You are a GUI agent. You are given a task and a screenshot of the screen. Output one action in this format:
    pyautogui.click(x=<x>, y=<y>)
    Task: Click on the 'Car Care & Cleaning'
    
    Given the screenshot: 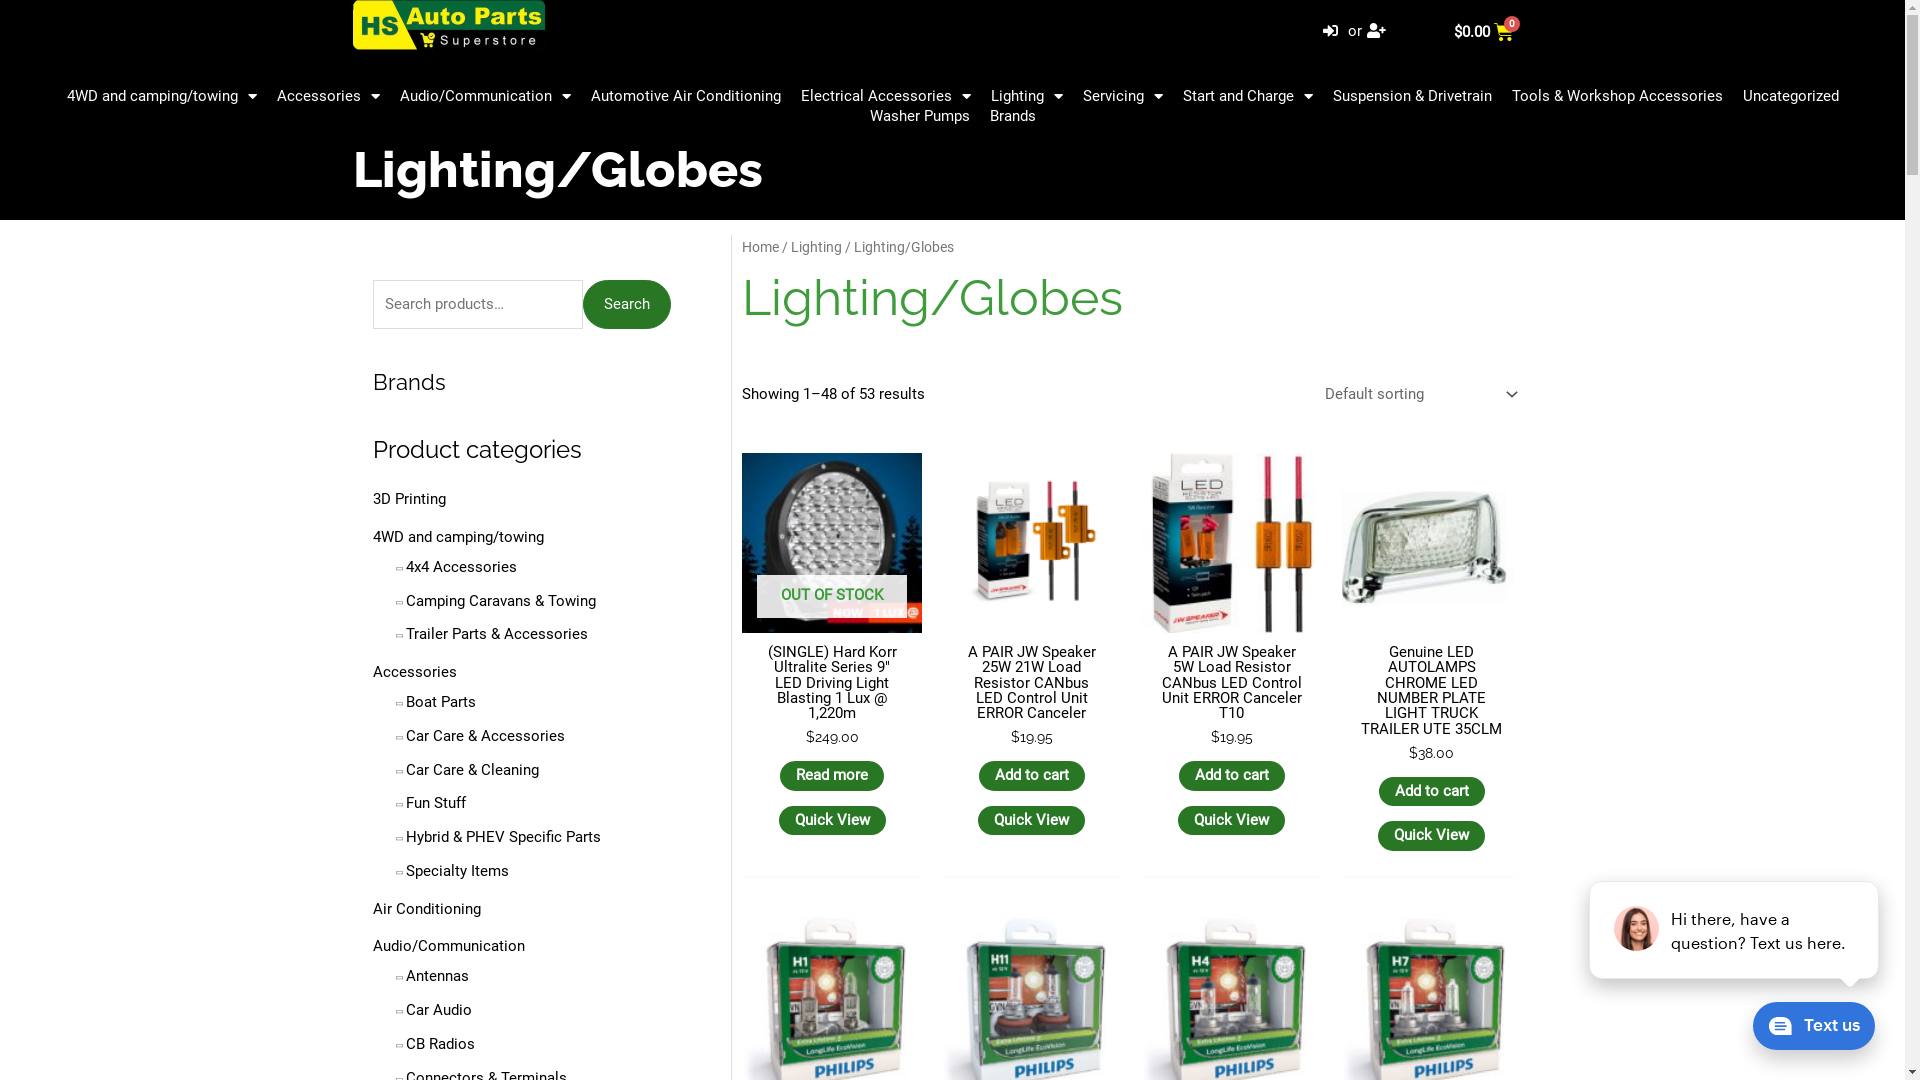 What is the action you would take?
    pyautogui.click(x=471, y=769)
    